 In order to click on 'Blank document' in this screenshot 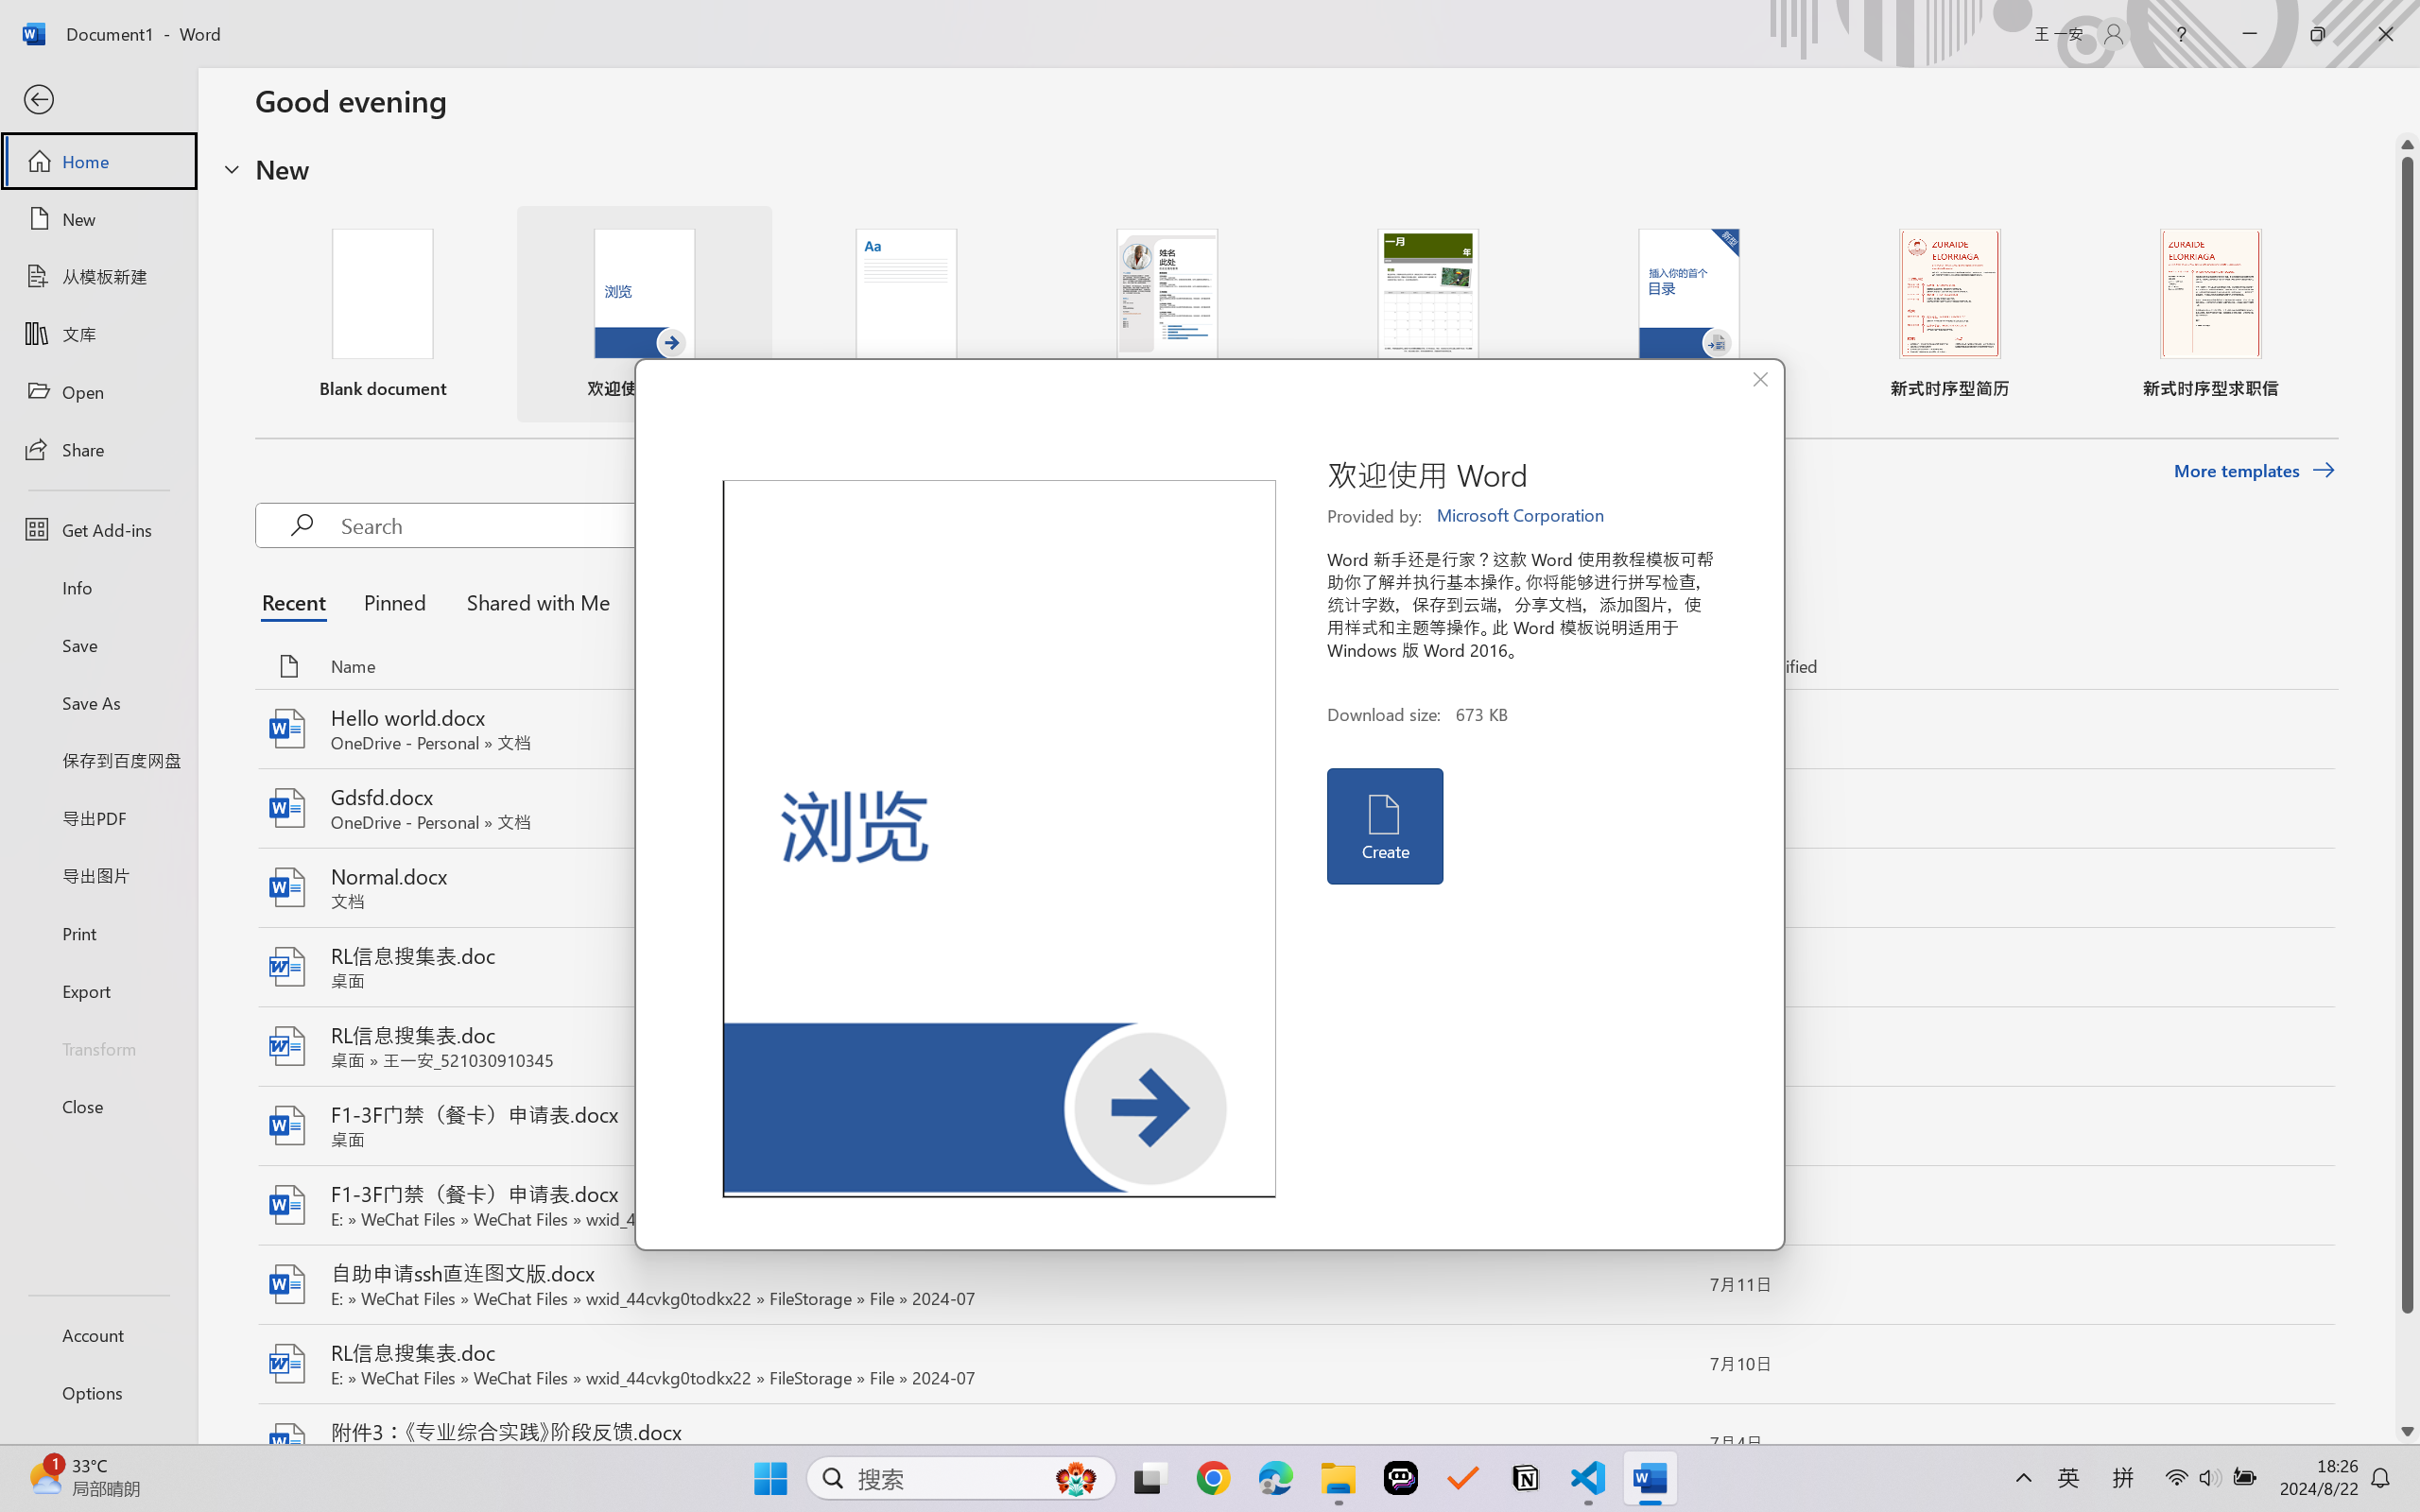, I will do `click(382, 314)`.